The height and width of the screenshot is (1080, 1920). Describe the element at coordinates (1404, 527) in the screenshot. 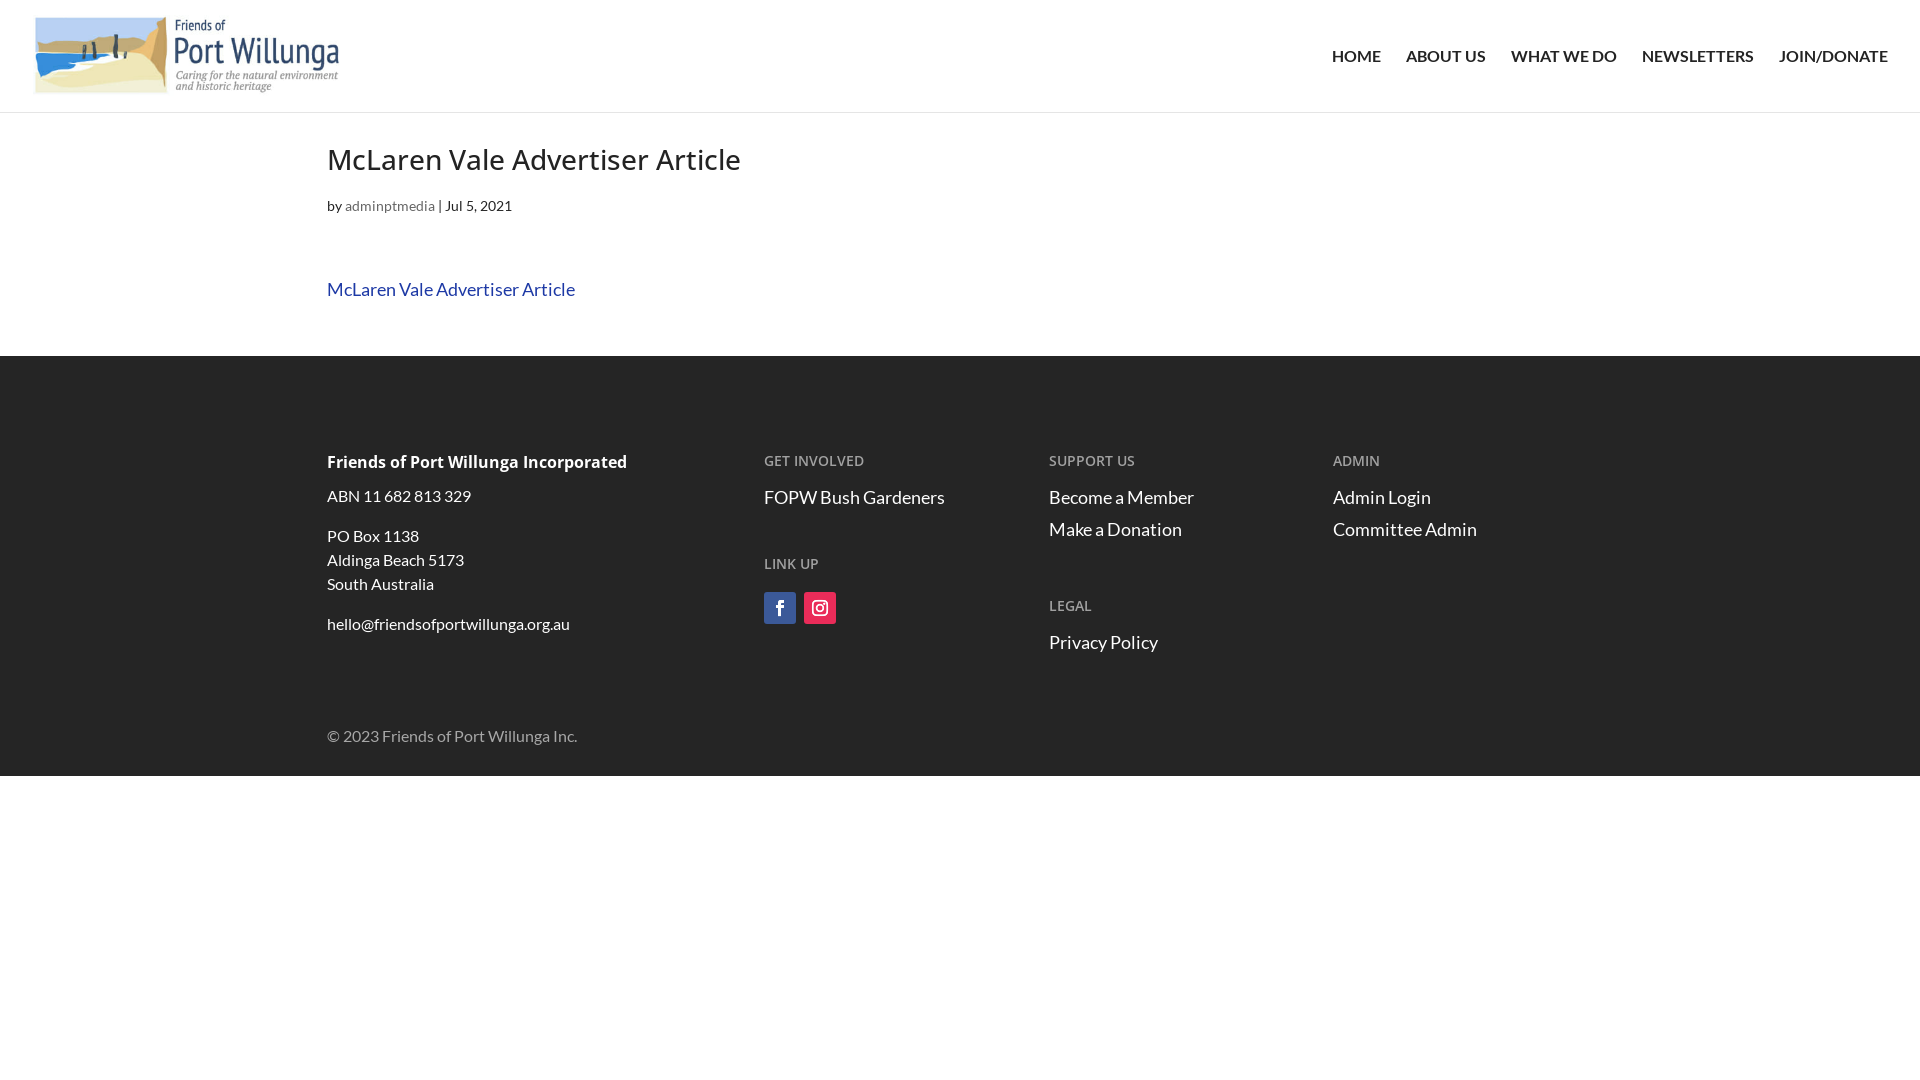

I see `'Committee Admin'` at that location.